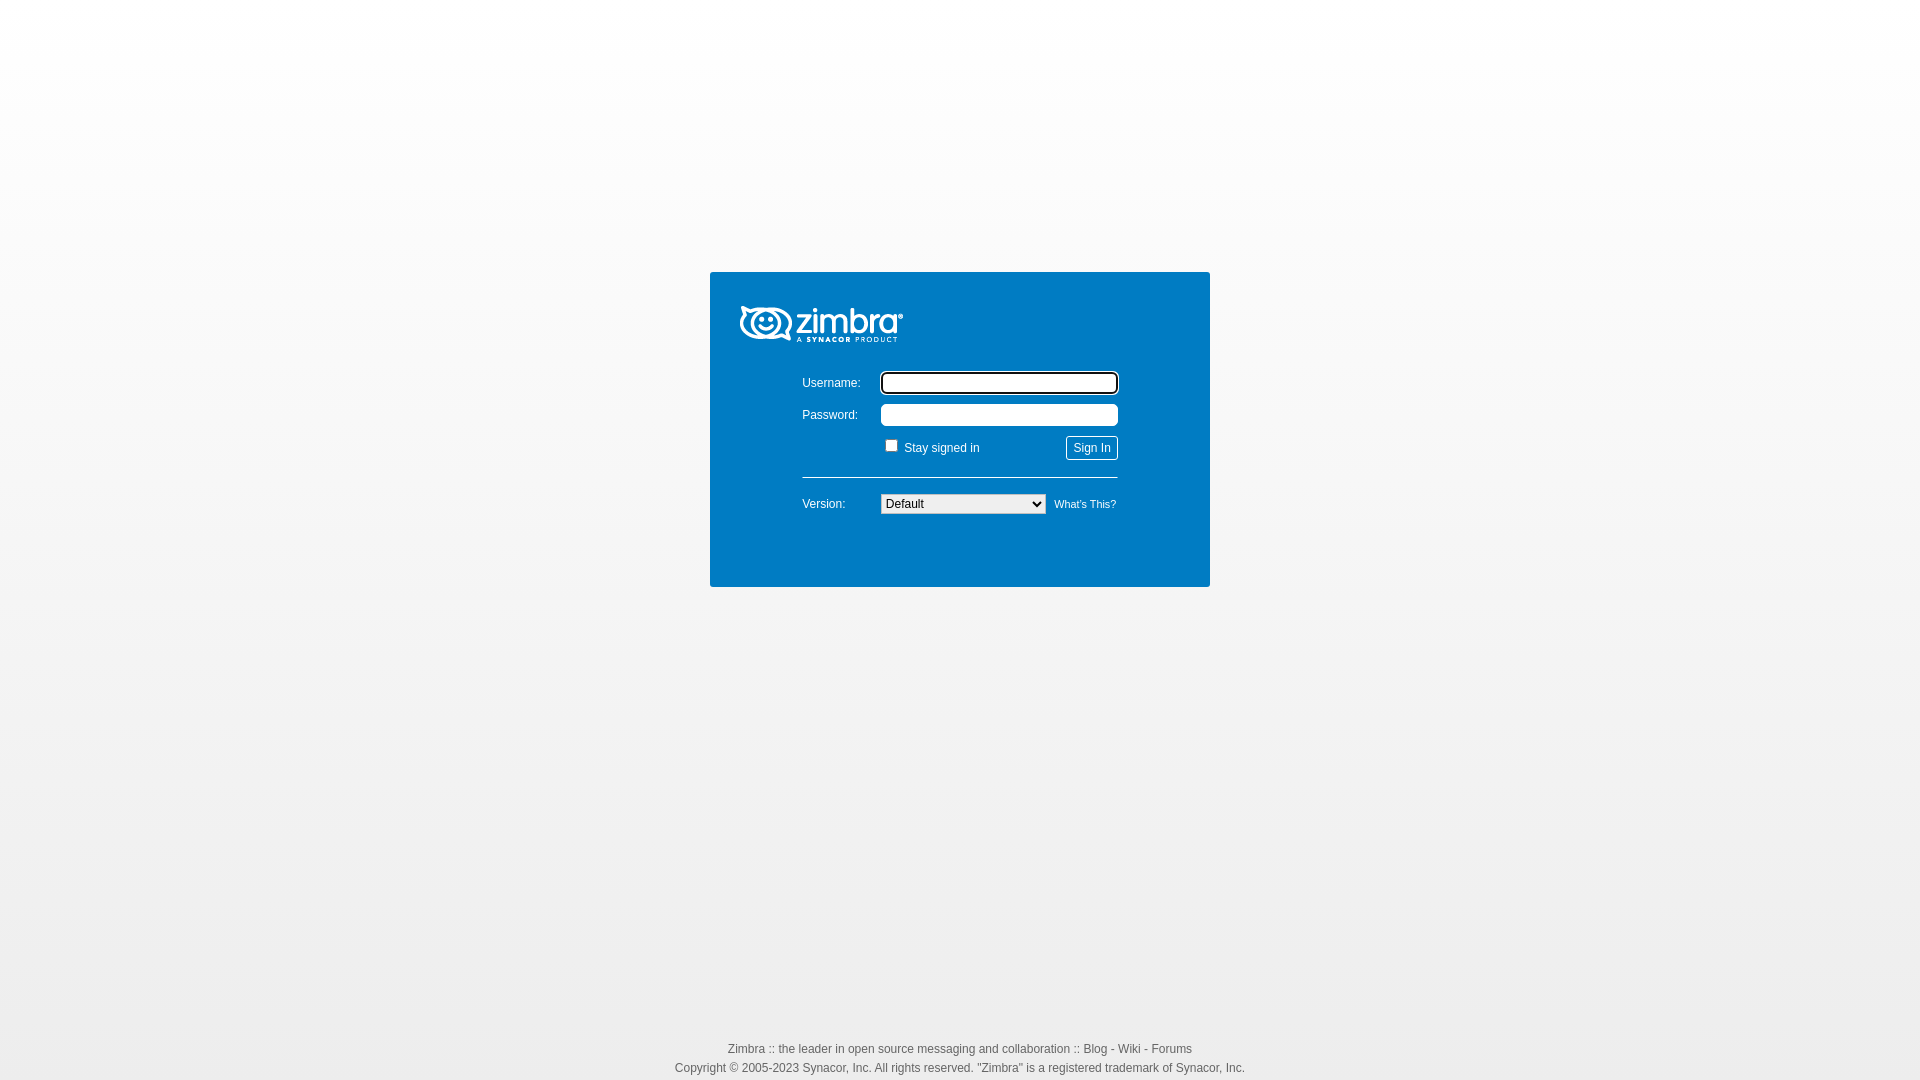 The image size is (1920, 1080). What do you see at coordinates (1090, 446) in the screenshot?
I see `'Sign In'` at bounding box center [1090, 446].